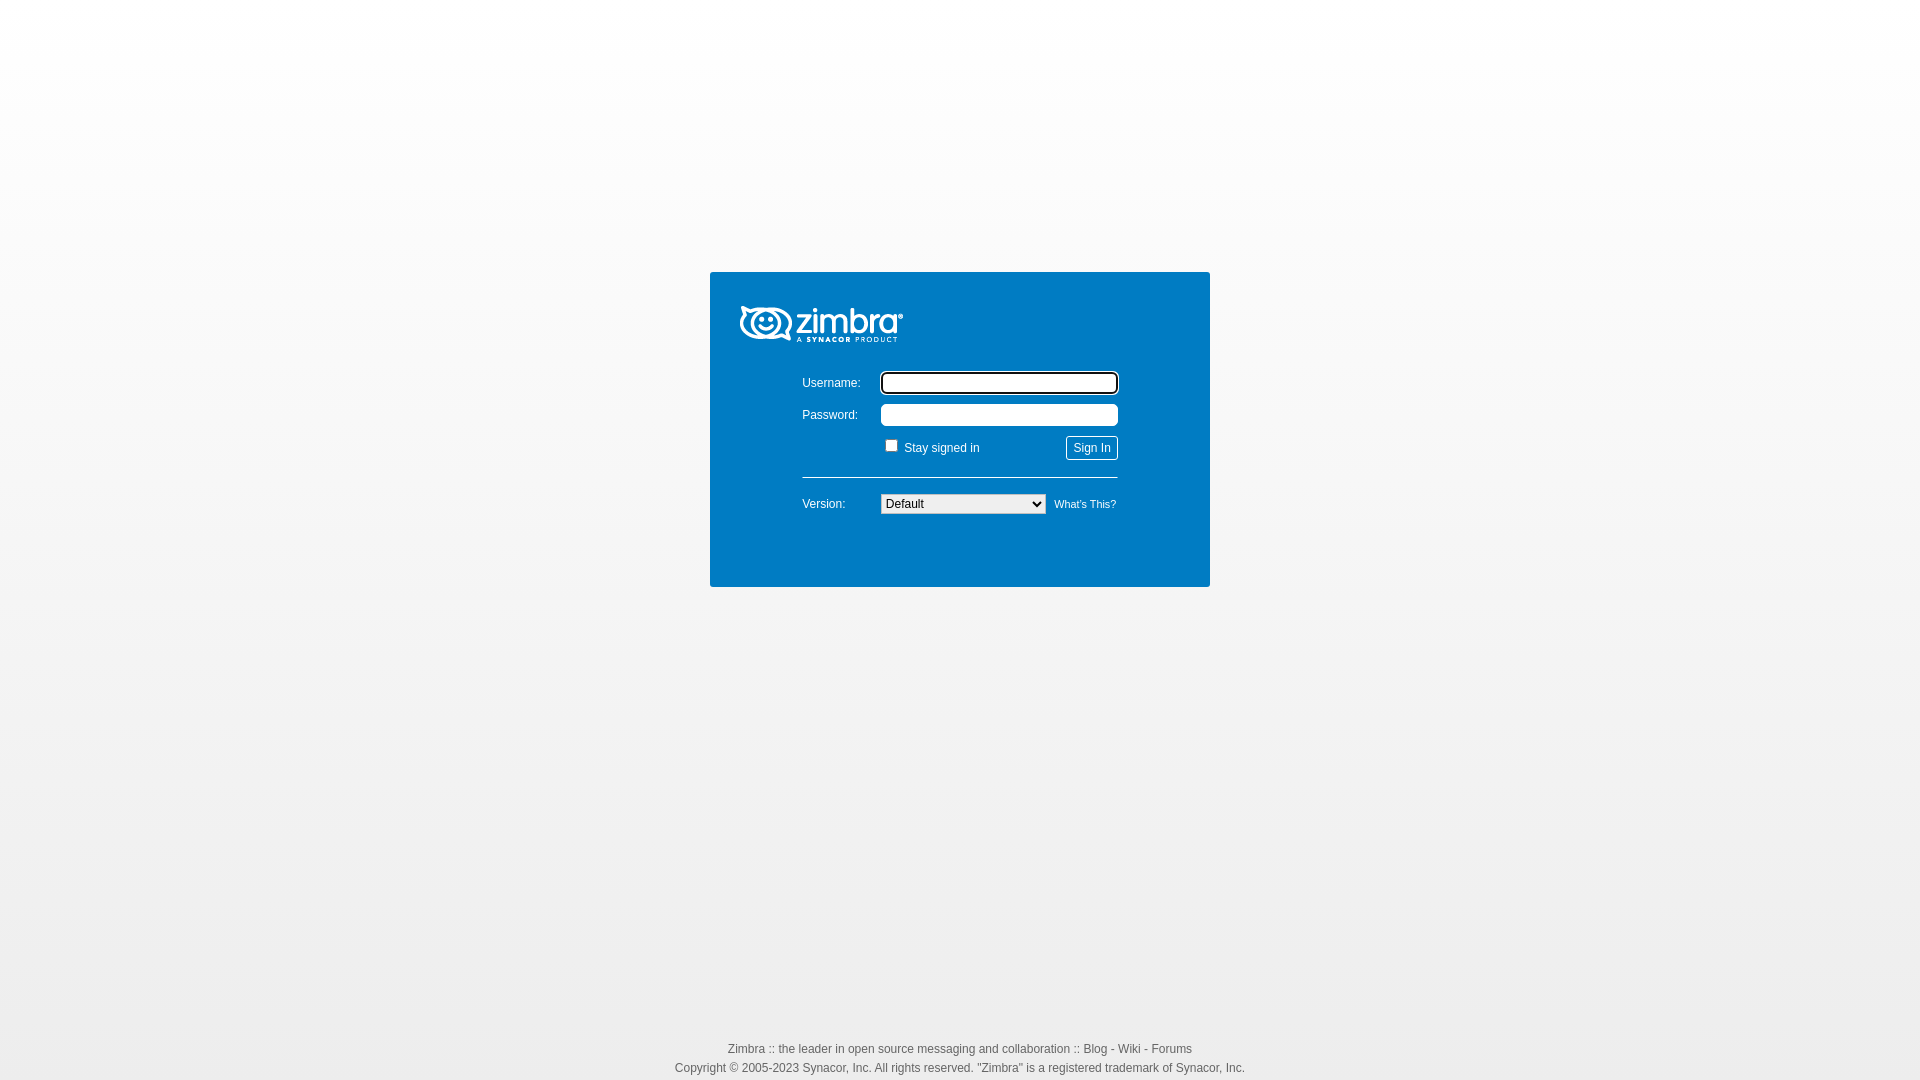 The image size is (1920, 1080). What do you see at coordinates (1090, 446) in the screenshot?
I see `'Sign In'` at bounding box center [1090, 446].